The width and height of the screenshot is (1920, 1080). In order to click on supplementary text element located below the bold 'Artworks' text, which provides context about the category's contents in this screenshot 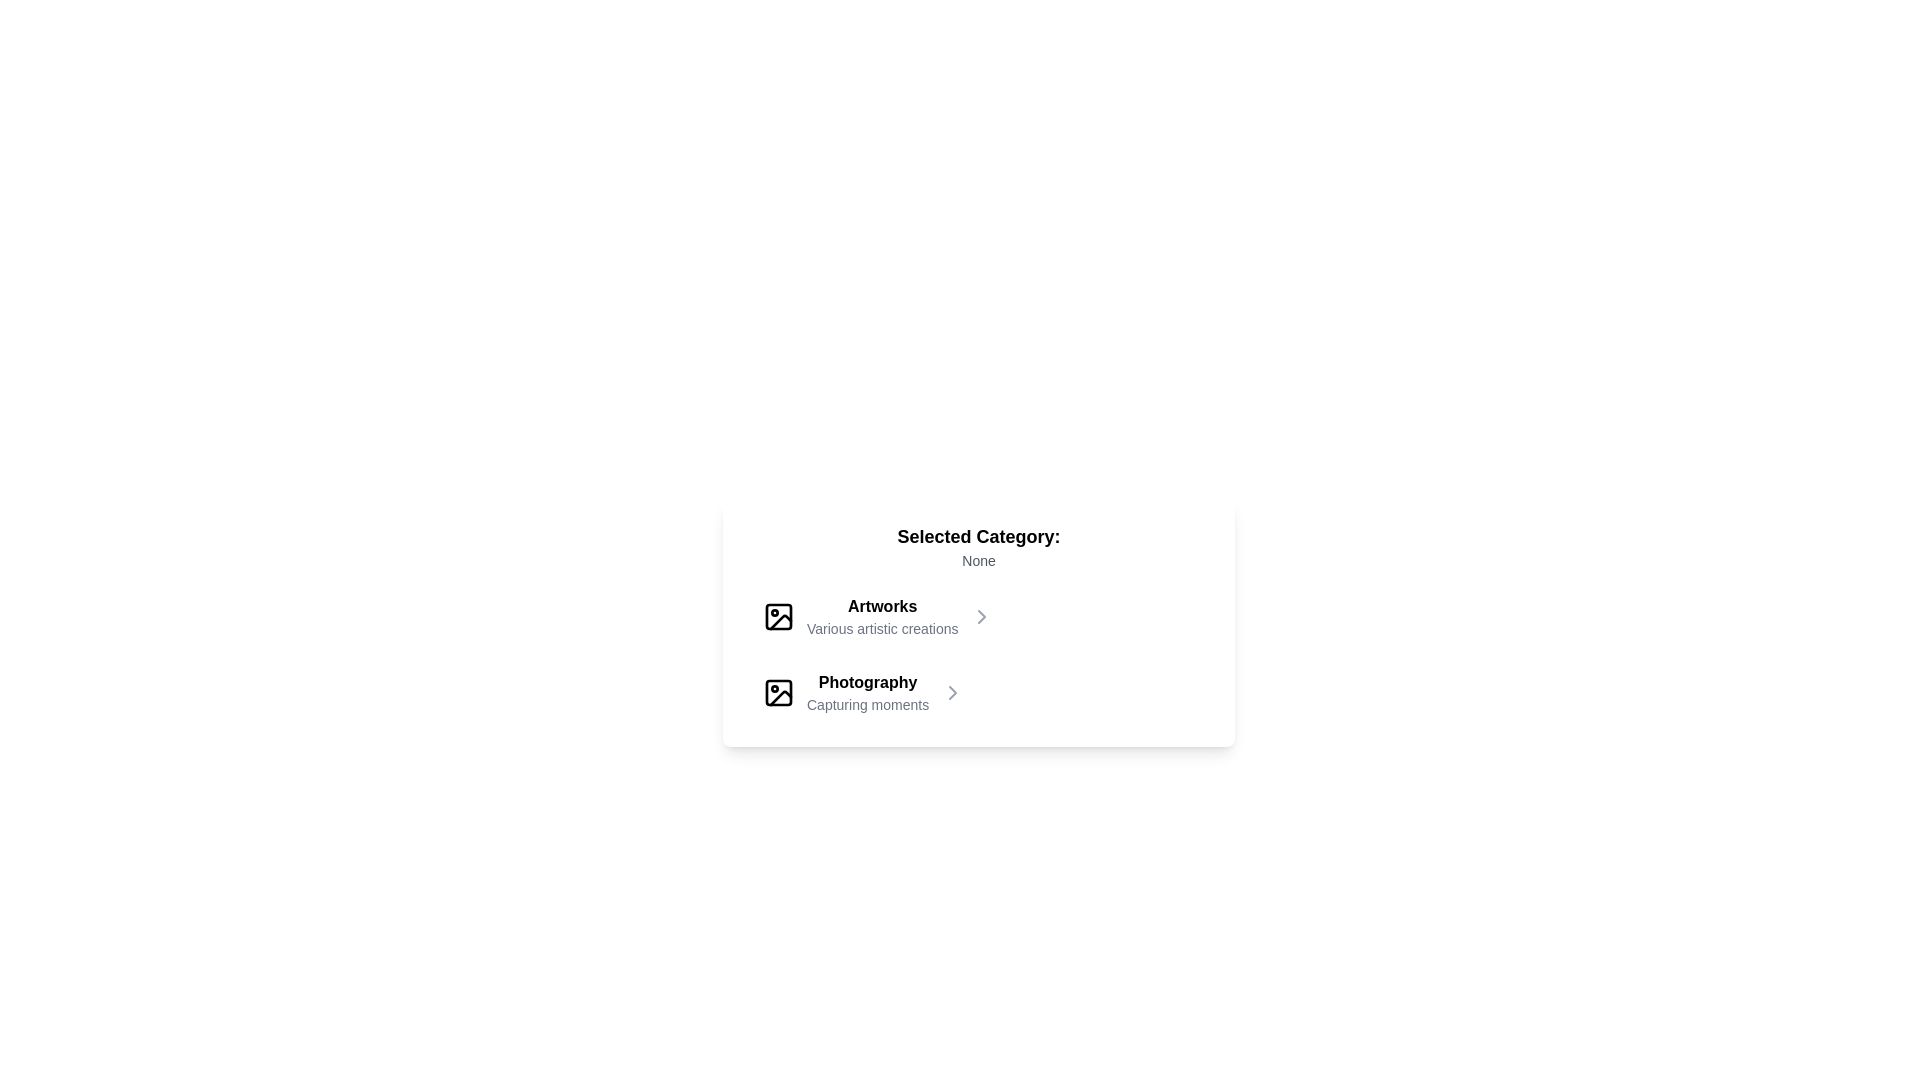, I will do `click(881, 627)`.